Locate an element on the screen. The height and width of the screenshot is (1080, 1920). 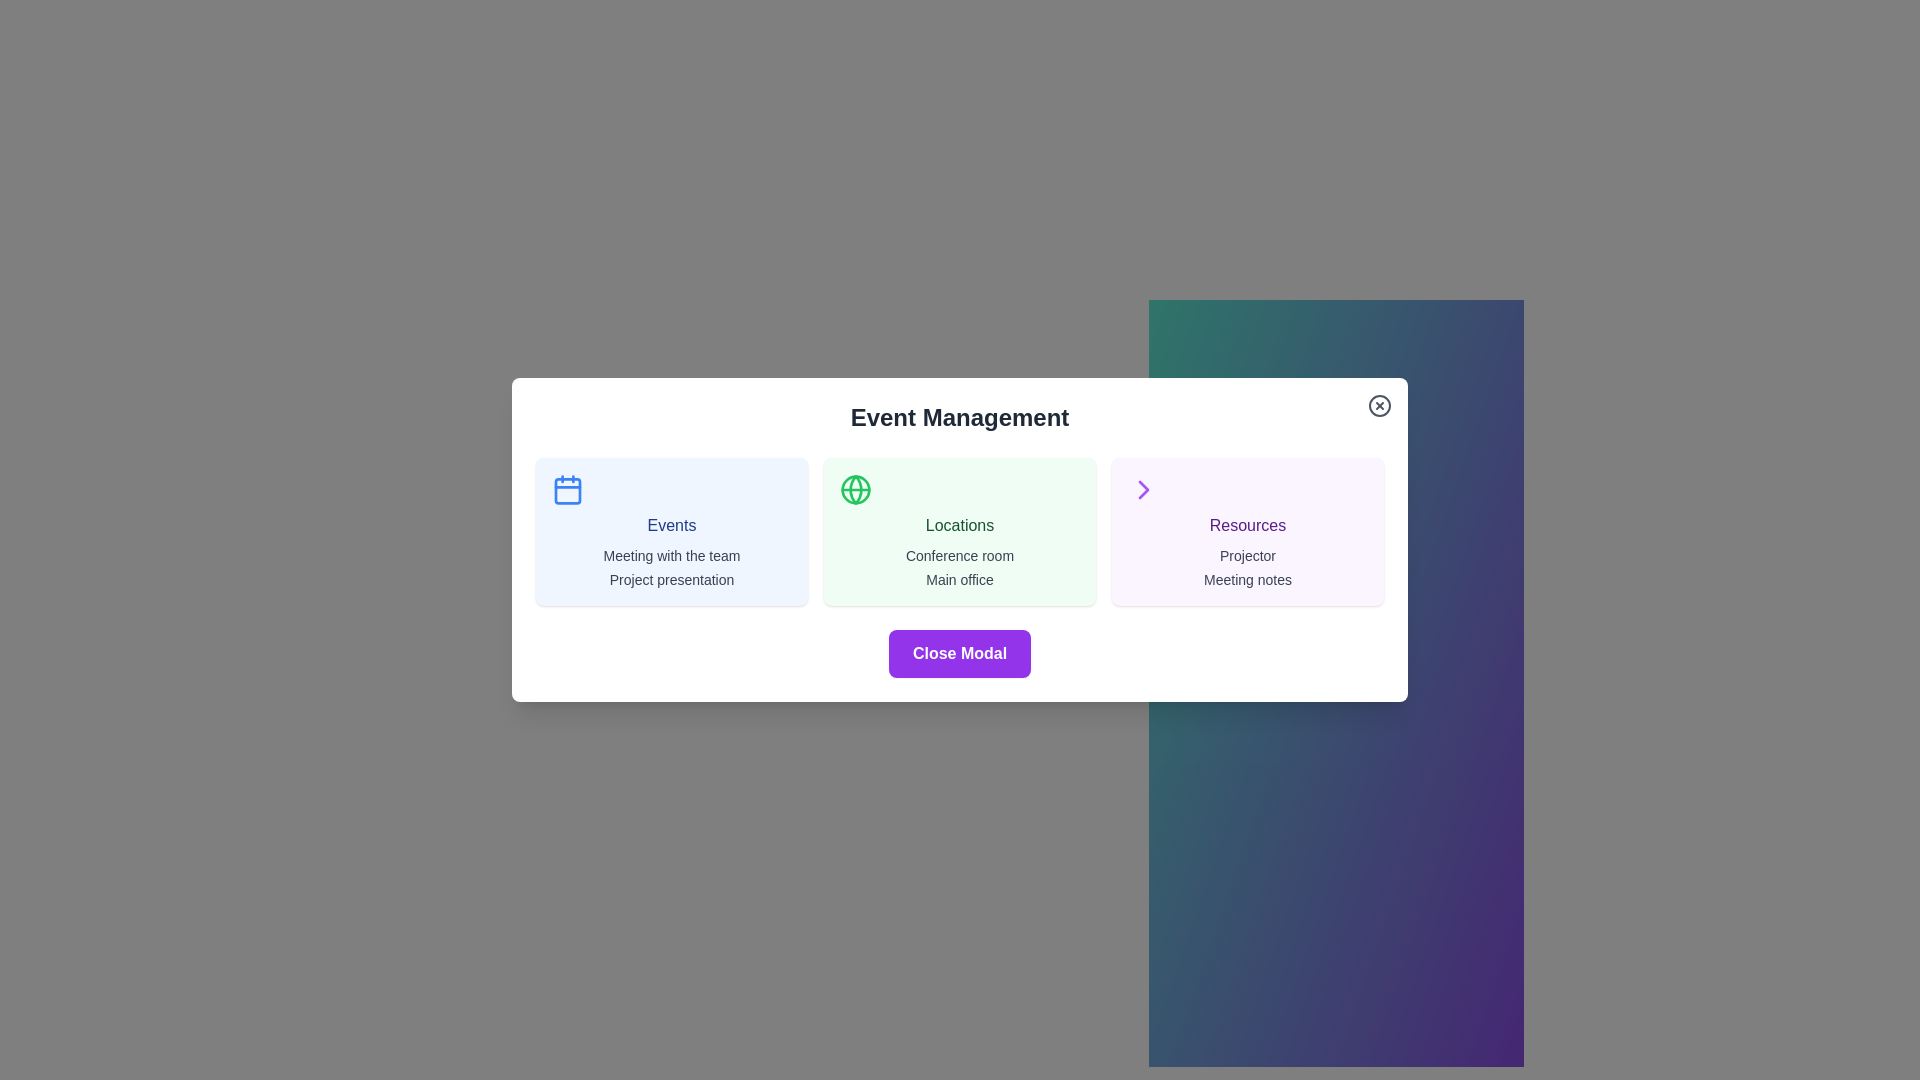
text label displaying 'Conference room' in dark gray on a light green background, located in the 'Locations' section under 'Event Management' is located at coordinates (960, 555).